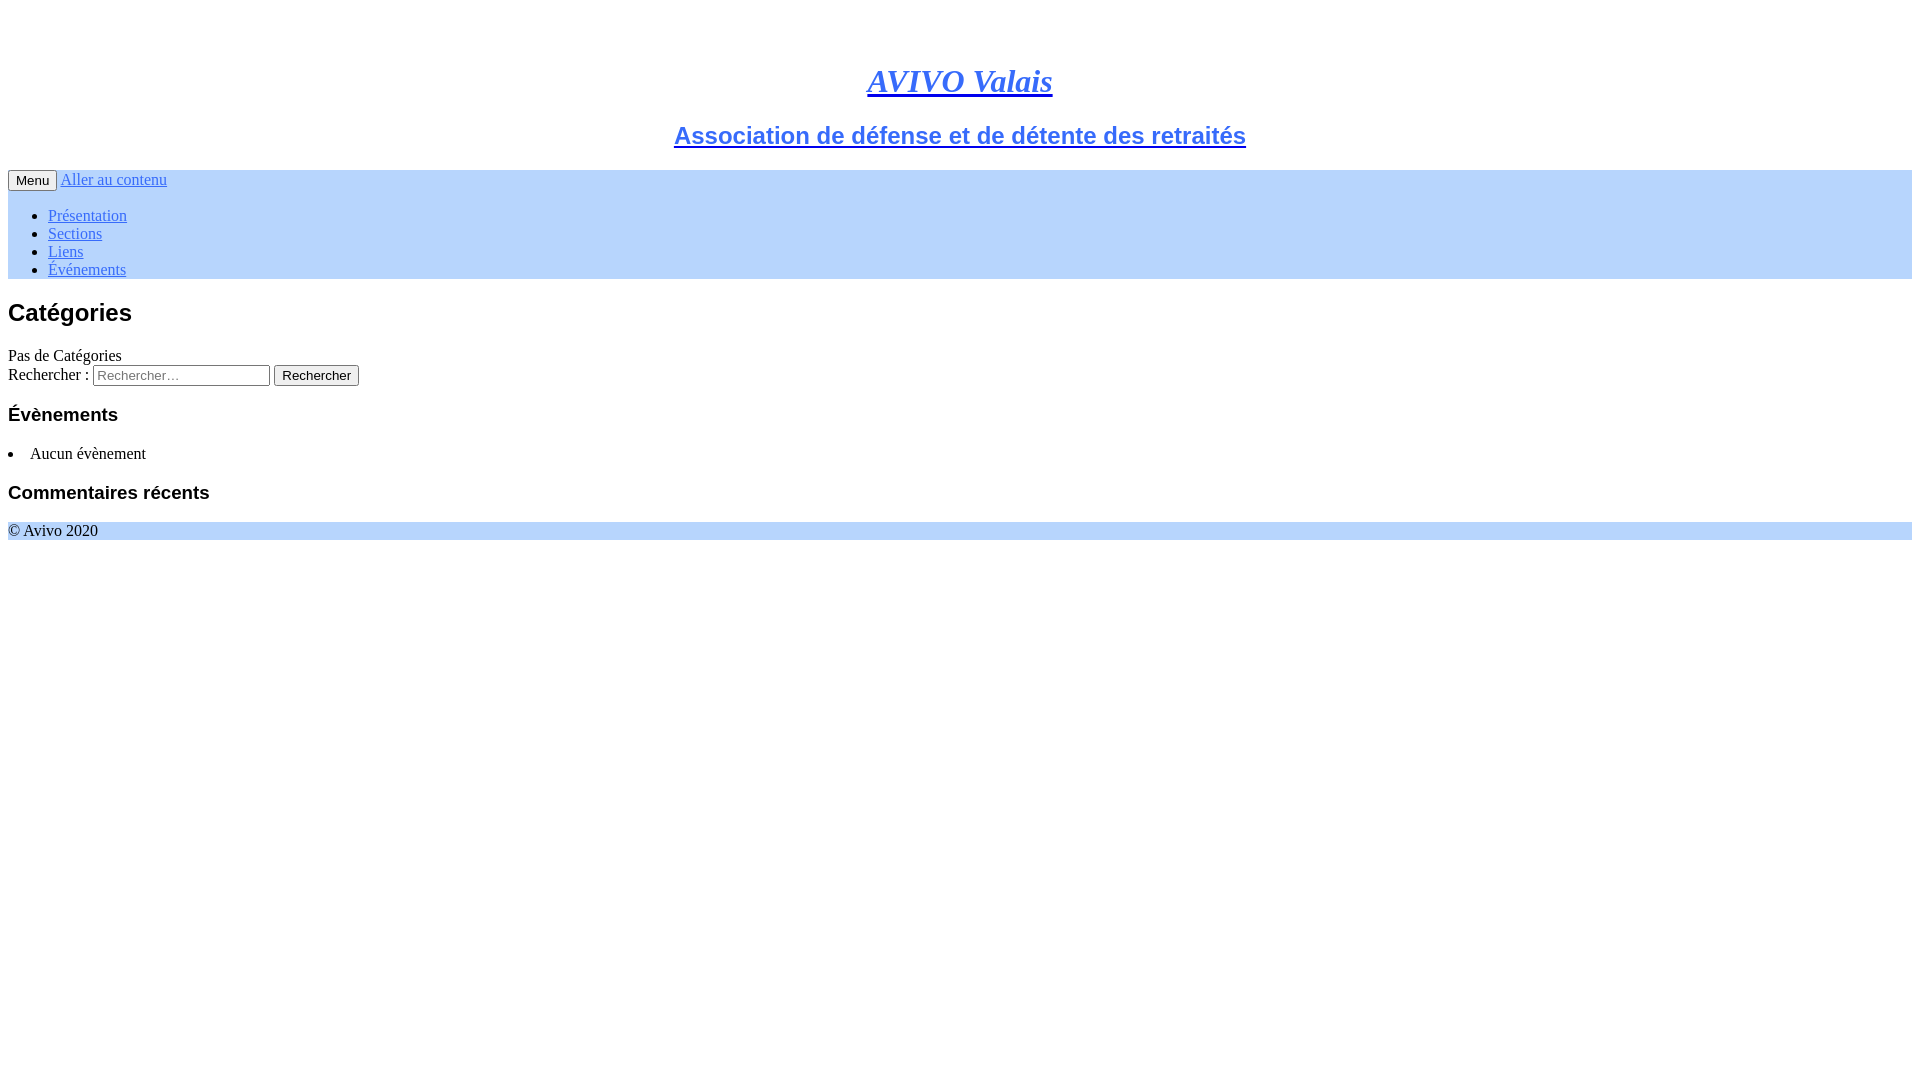  Describe the element at coordinates (272, 375) in the screenshot. I see `'Rechercher'` at that location.